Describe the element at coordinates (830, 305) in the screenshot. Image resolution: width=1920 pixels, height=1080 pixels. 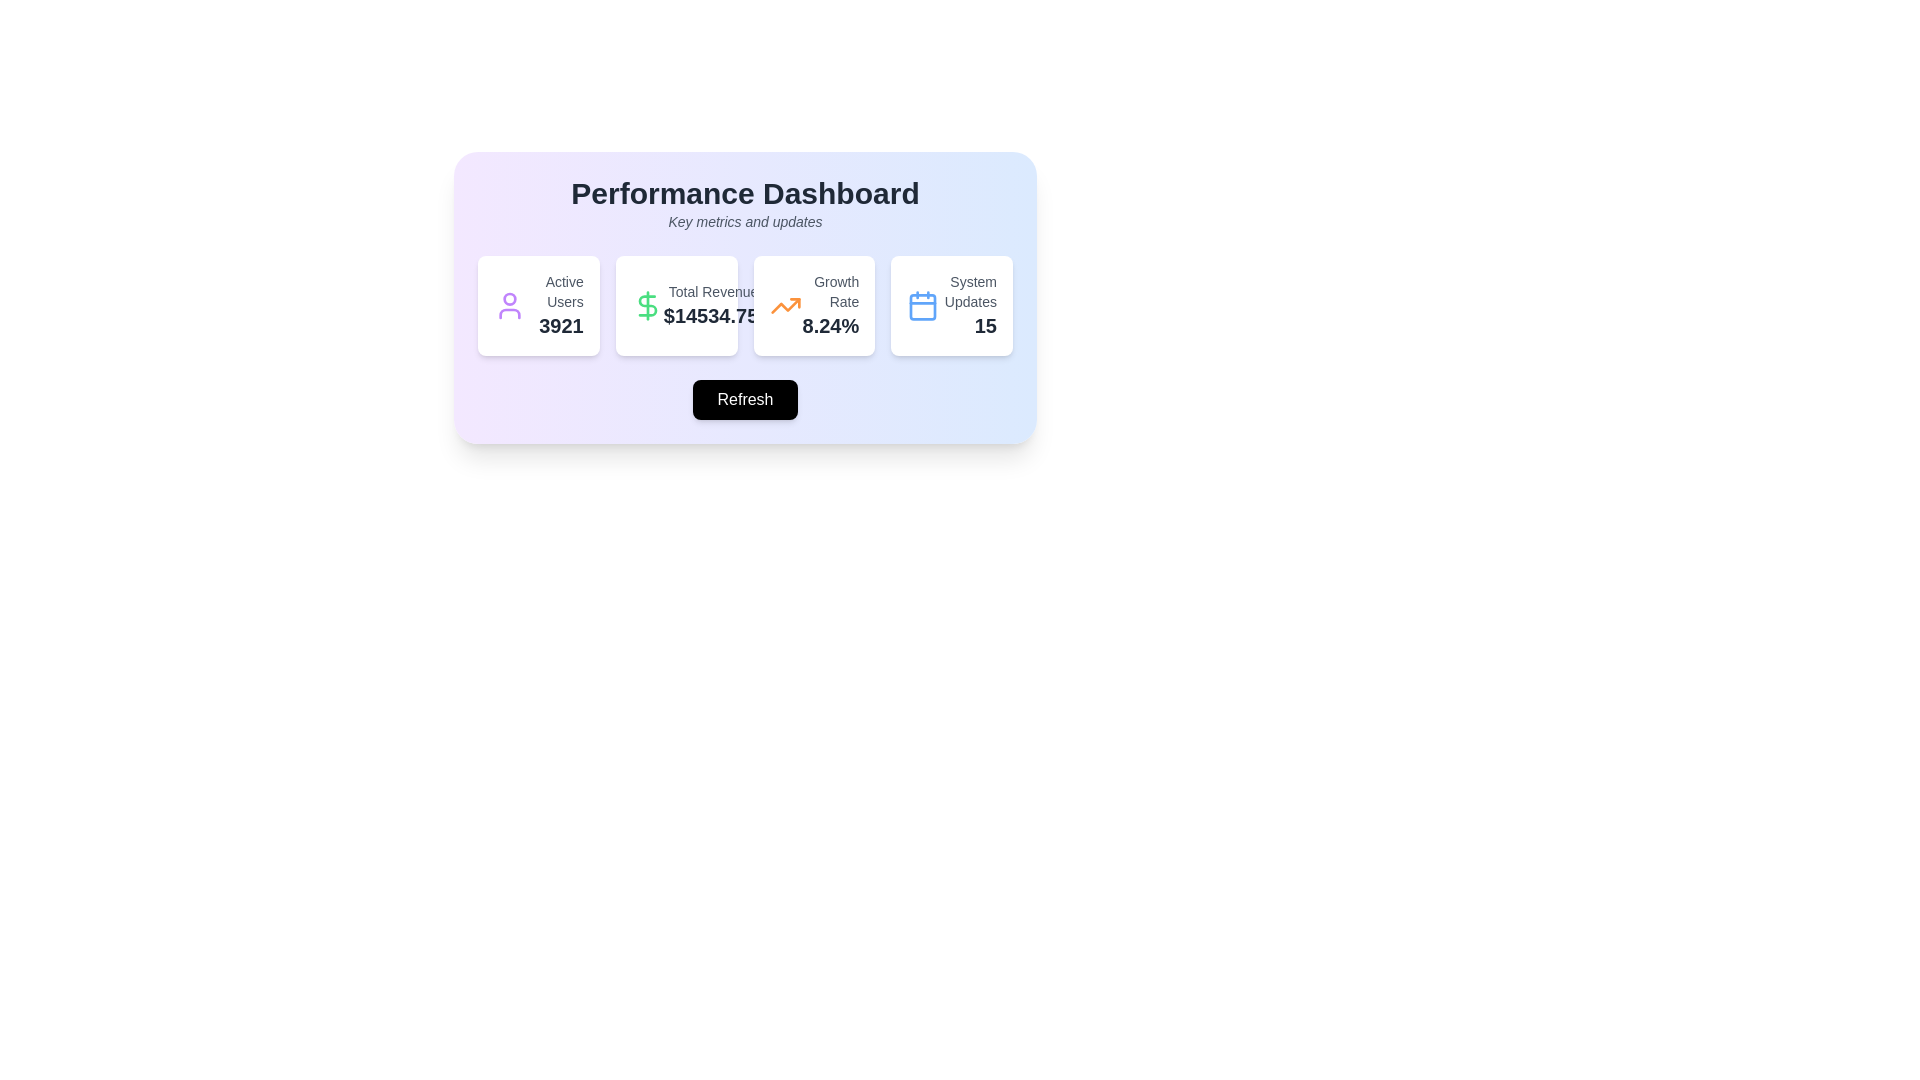
I see `the informational text display showing 'Growth Rate' and '8.24%' in a card on the dashboard` at that location.